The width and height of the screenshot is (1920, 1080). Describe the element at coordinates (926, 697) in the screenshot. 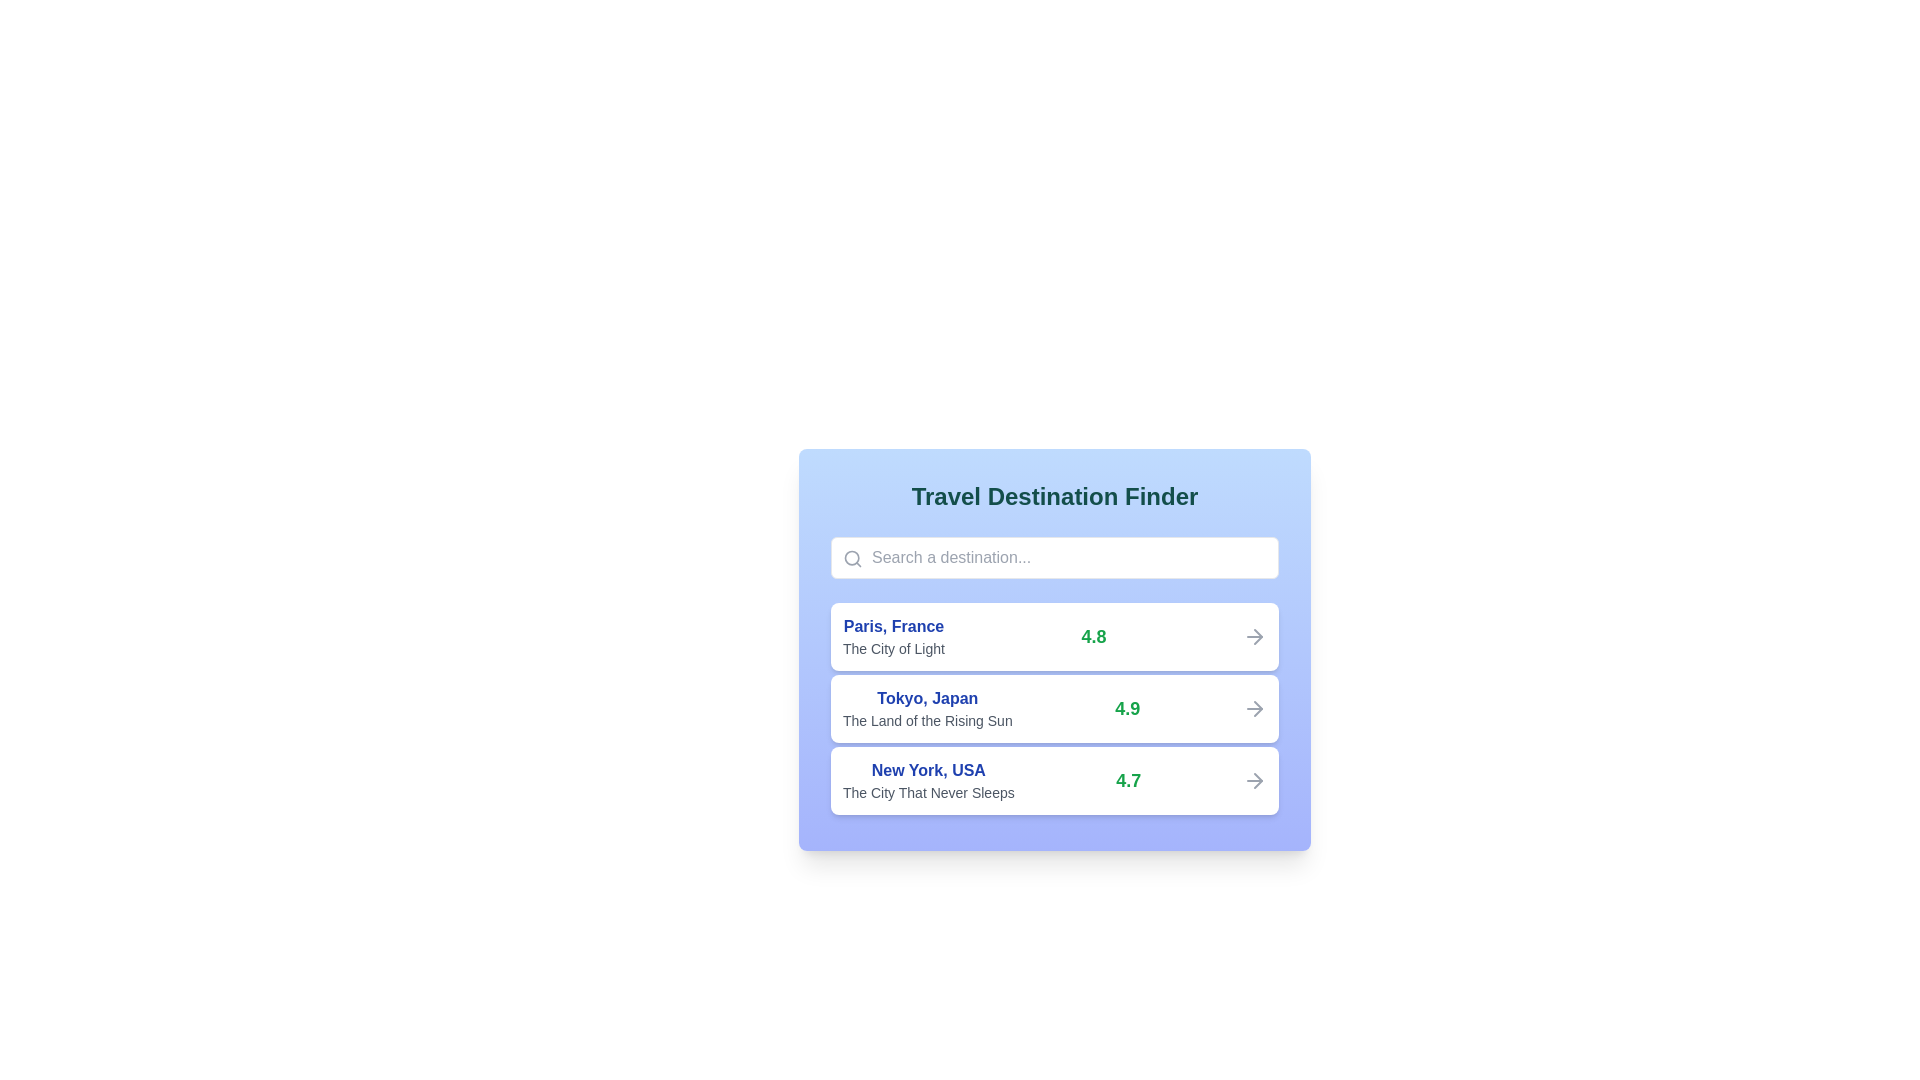

I see `the main title text element that identifies a destination entry, located above 'The Land of the Rising Sun'` at that location.